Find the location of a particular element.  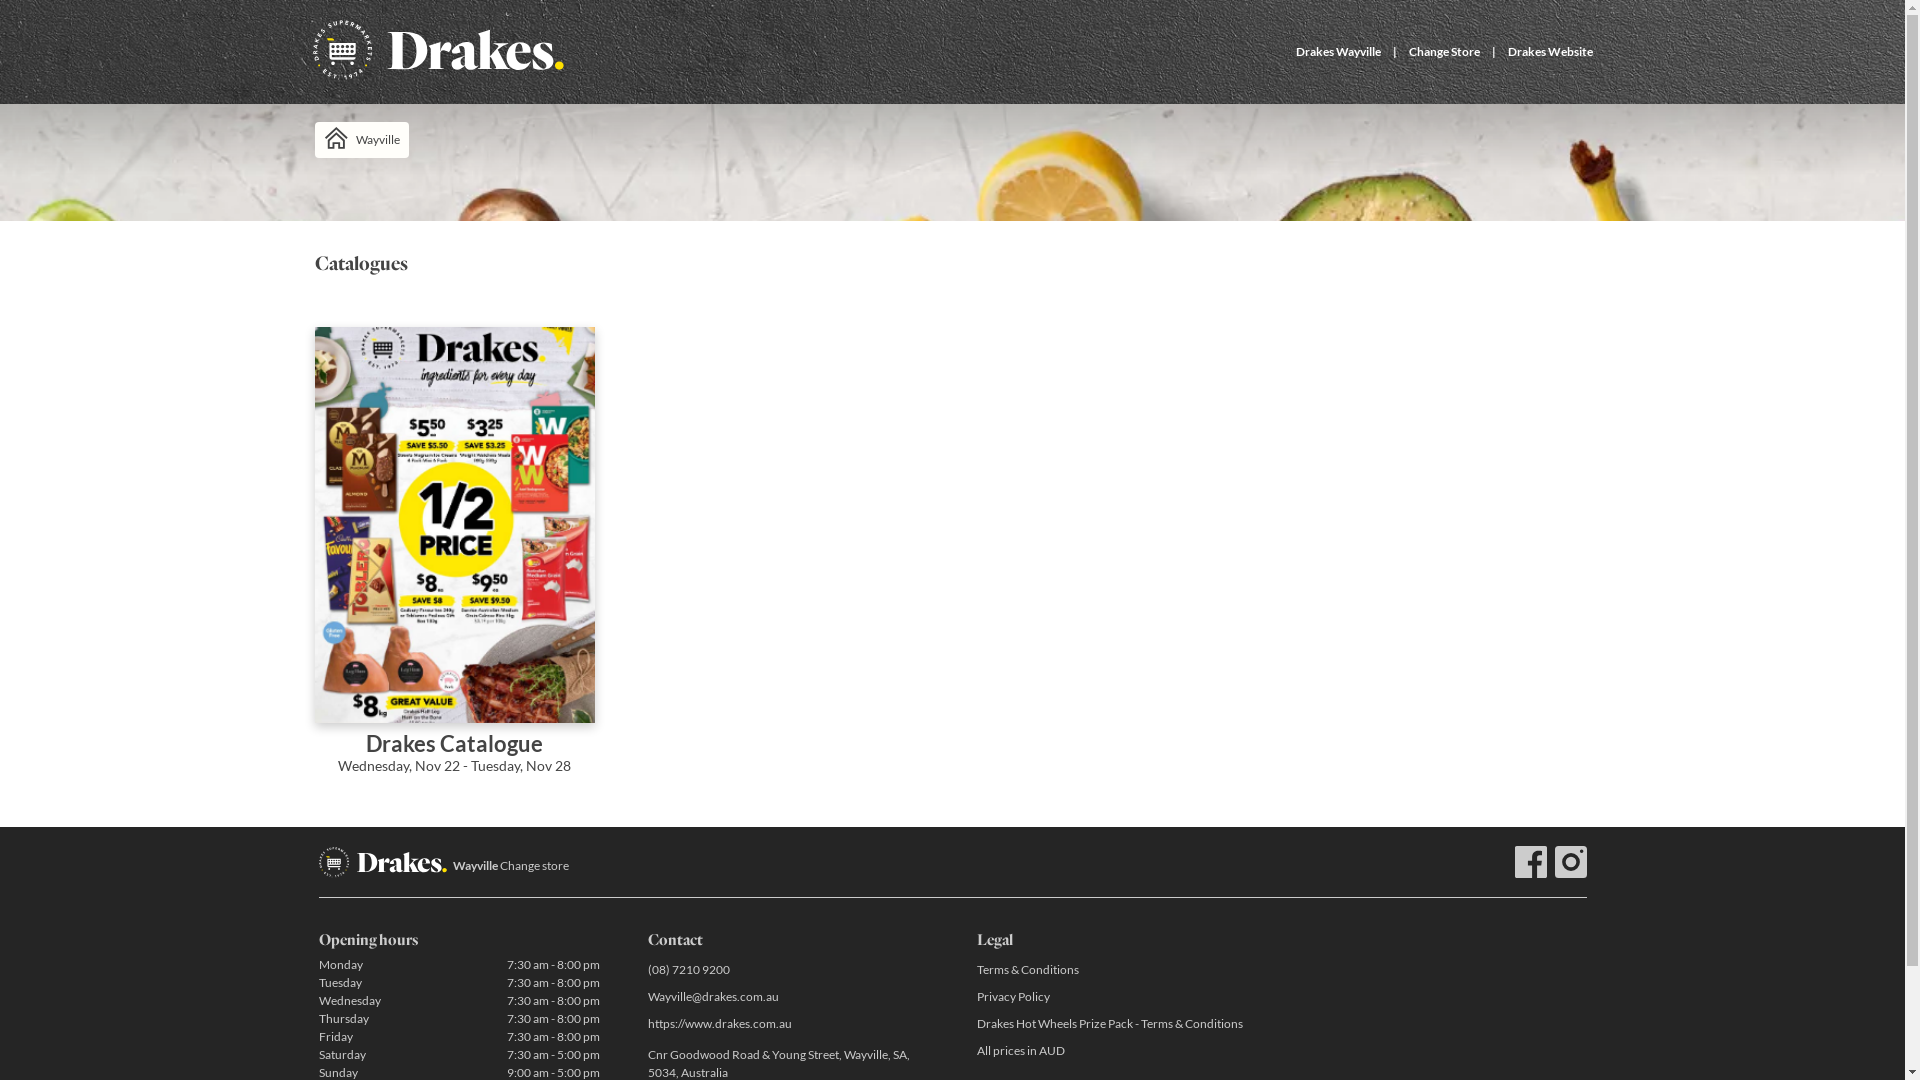

'Wayville@drakes.com.au' is located at coordinates (787, 996).